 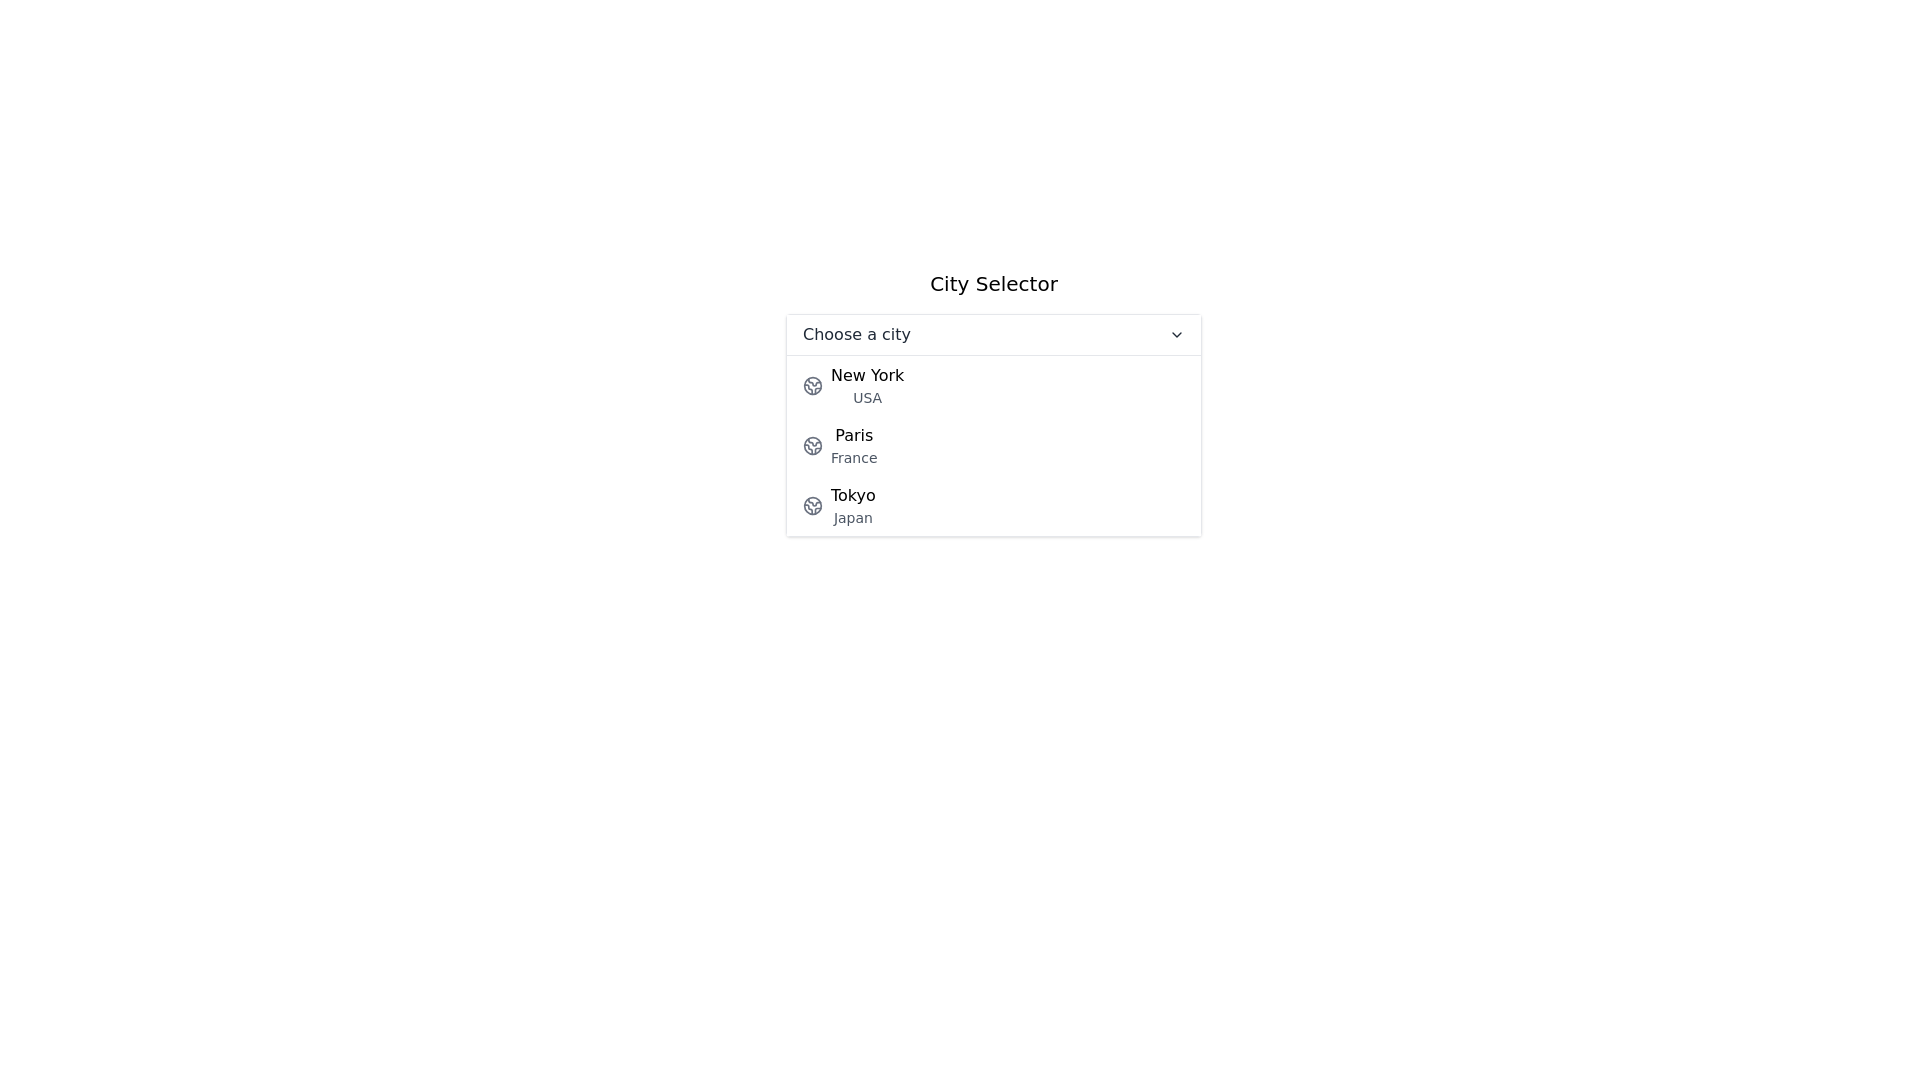 I want to click on the text display element that provides additional information about the location, positioned directly below 'New York' in the dropdown list, so click(x=867, y=397).